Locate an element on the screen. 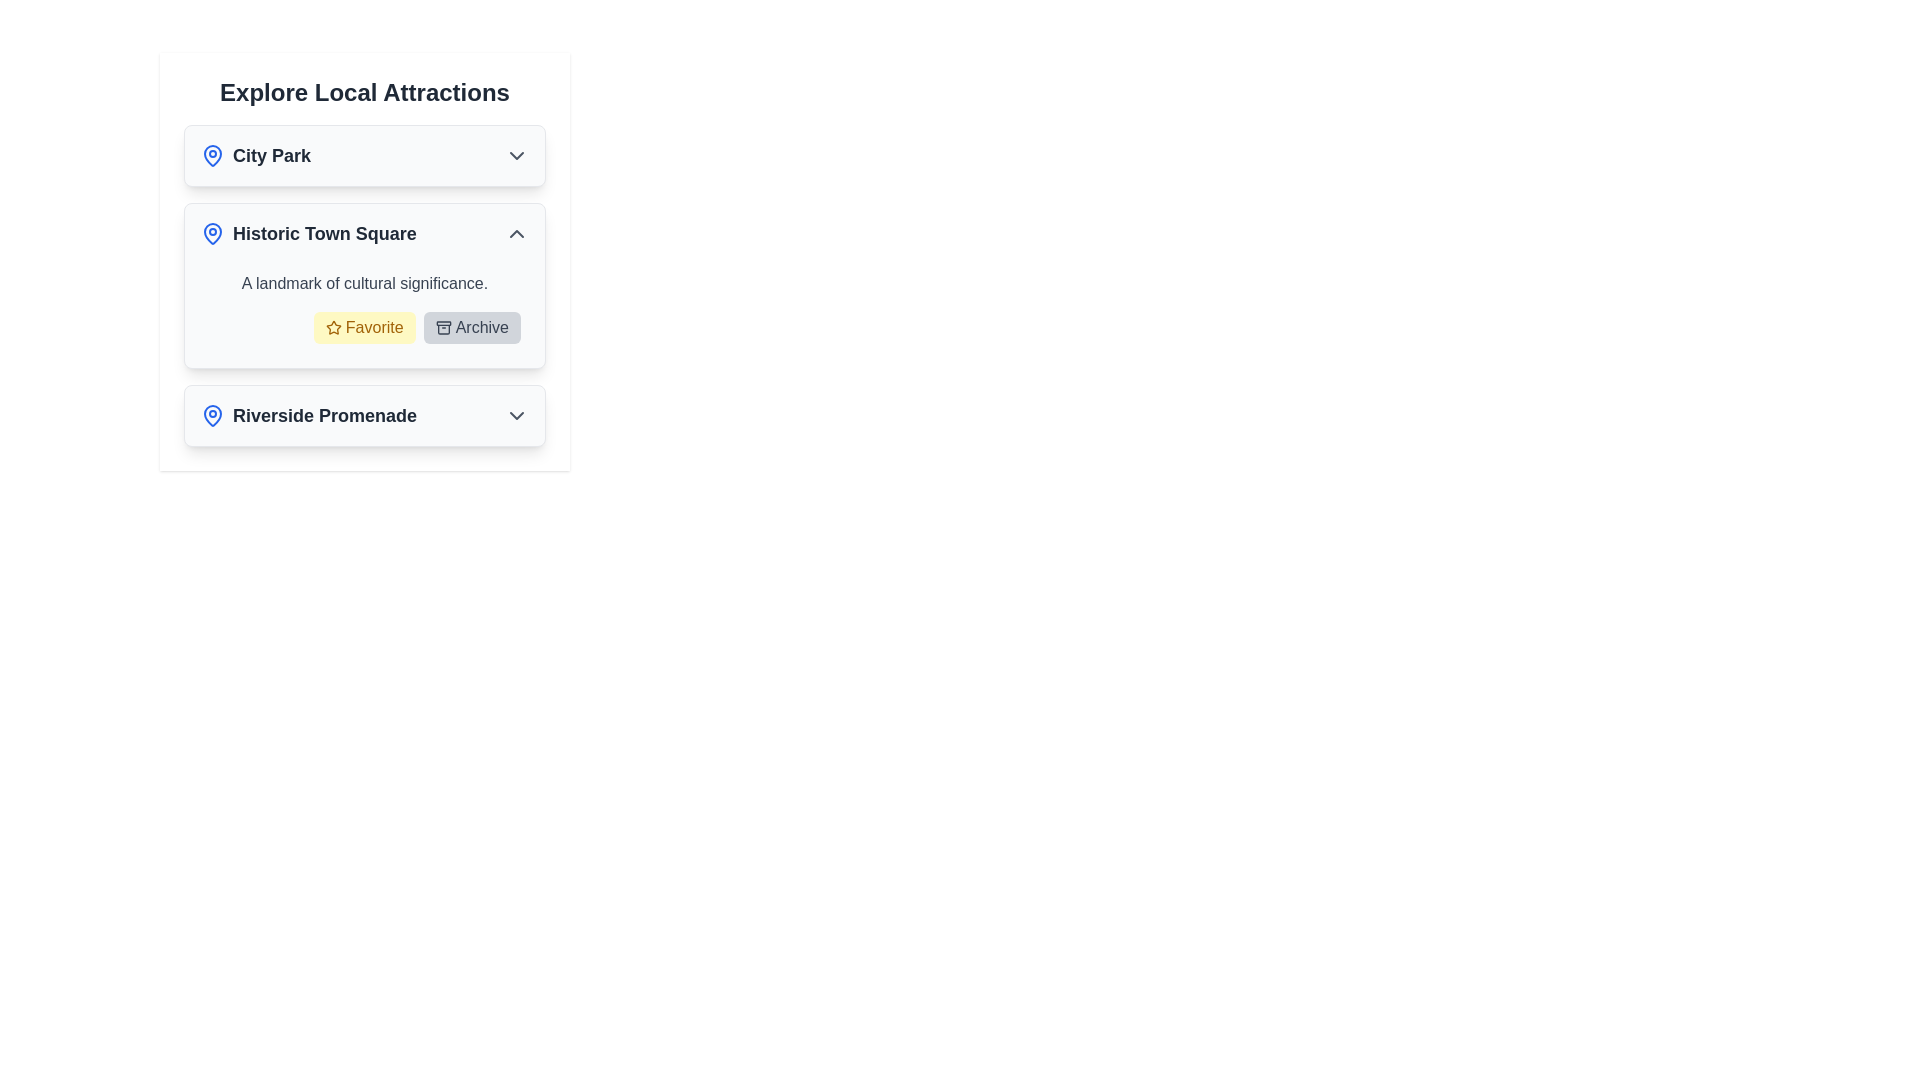 The height and width of the screenshot is (1080, 1920). the 'City Park' label with icon located in the top section of the 'Explore Local Attractions' list is located at coordinates (254, 154).